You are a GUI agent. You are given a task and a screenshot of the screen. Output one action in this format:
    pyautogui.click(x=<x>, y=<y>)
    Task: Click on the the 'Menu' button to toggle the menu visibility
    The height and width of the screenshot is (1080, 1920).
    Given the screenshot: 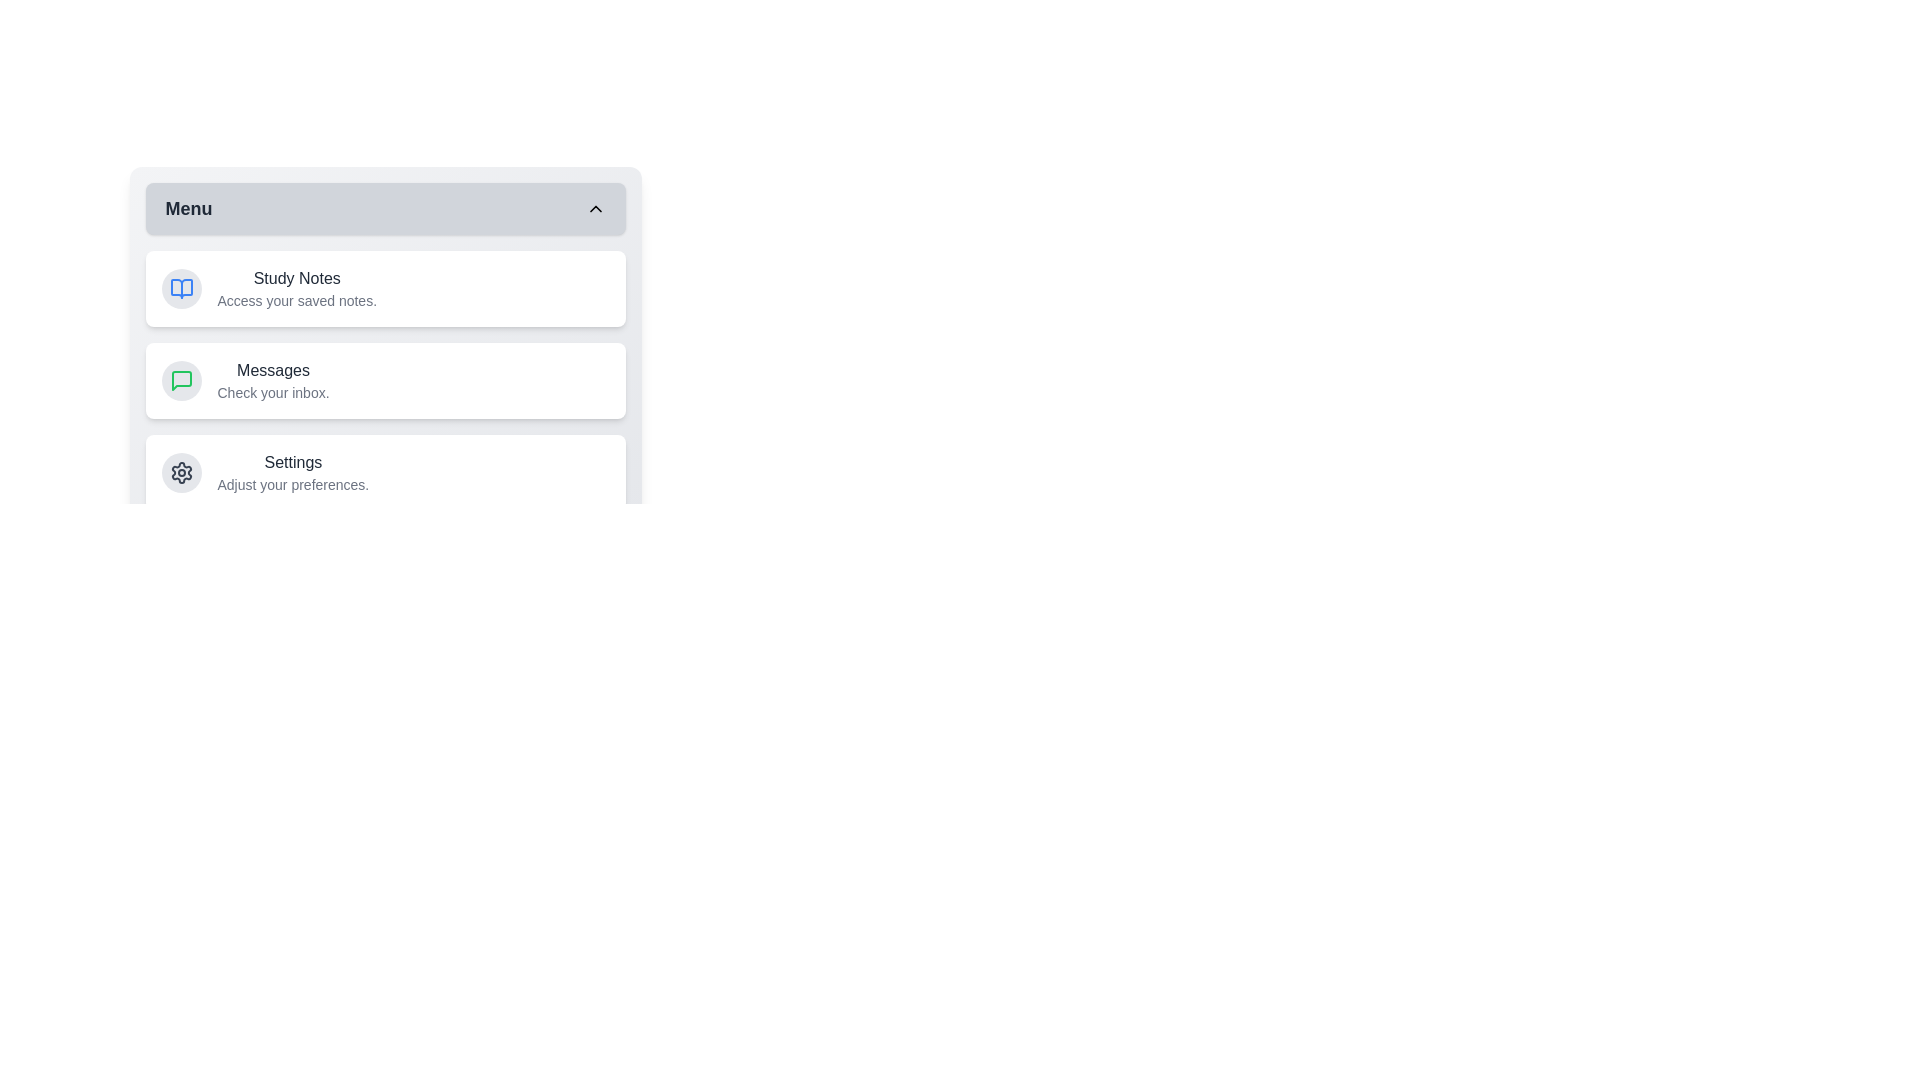 What is the action you would take?
    pyautogui.click(x=385, y=208)
    